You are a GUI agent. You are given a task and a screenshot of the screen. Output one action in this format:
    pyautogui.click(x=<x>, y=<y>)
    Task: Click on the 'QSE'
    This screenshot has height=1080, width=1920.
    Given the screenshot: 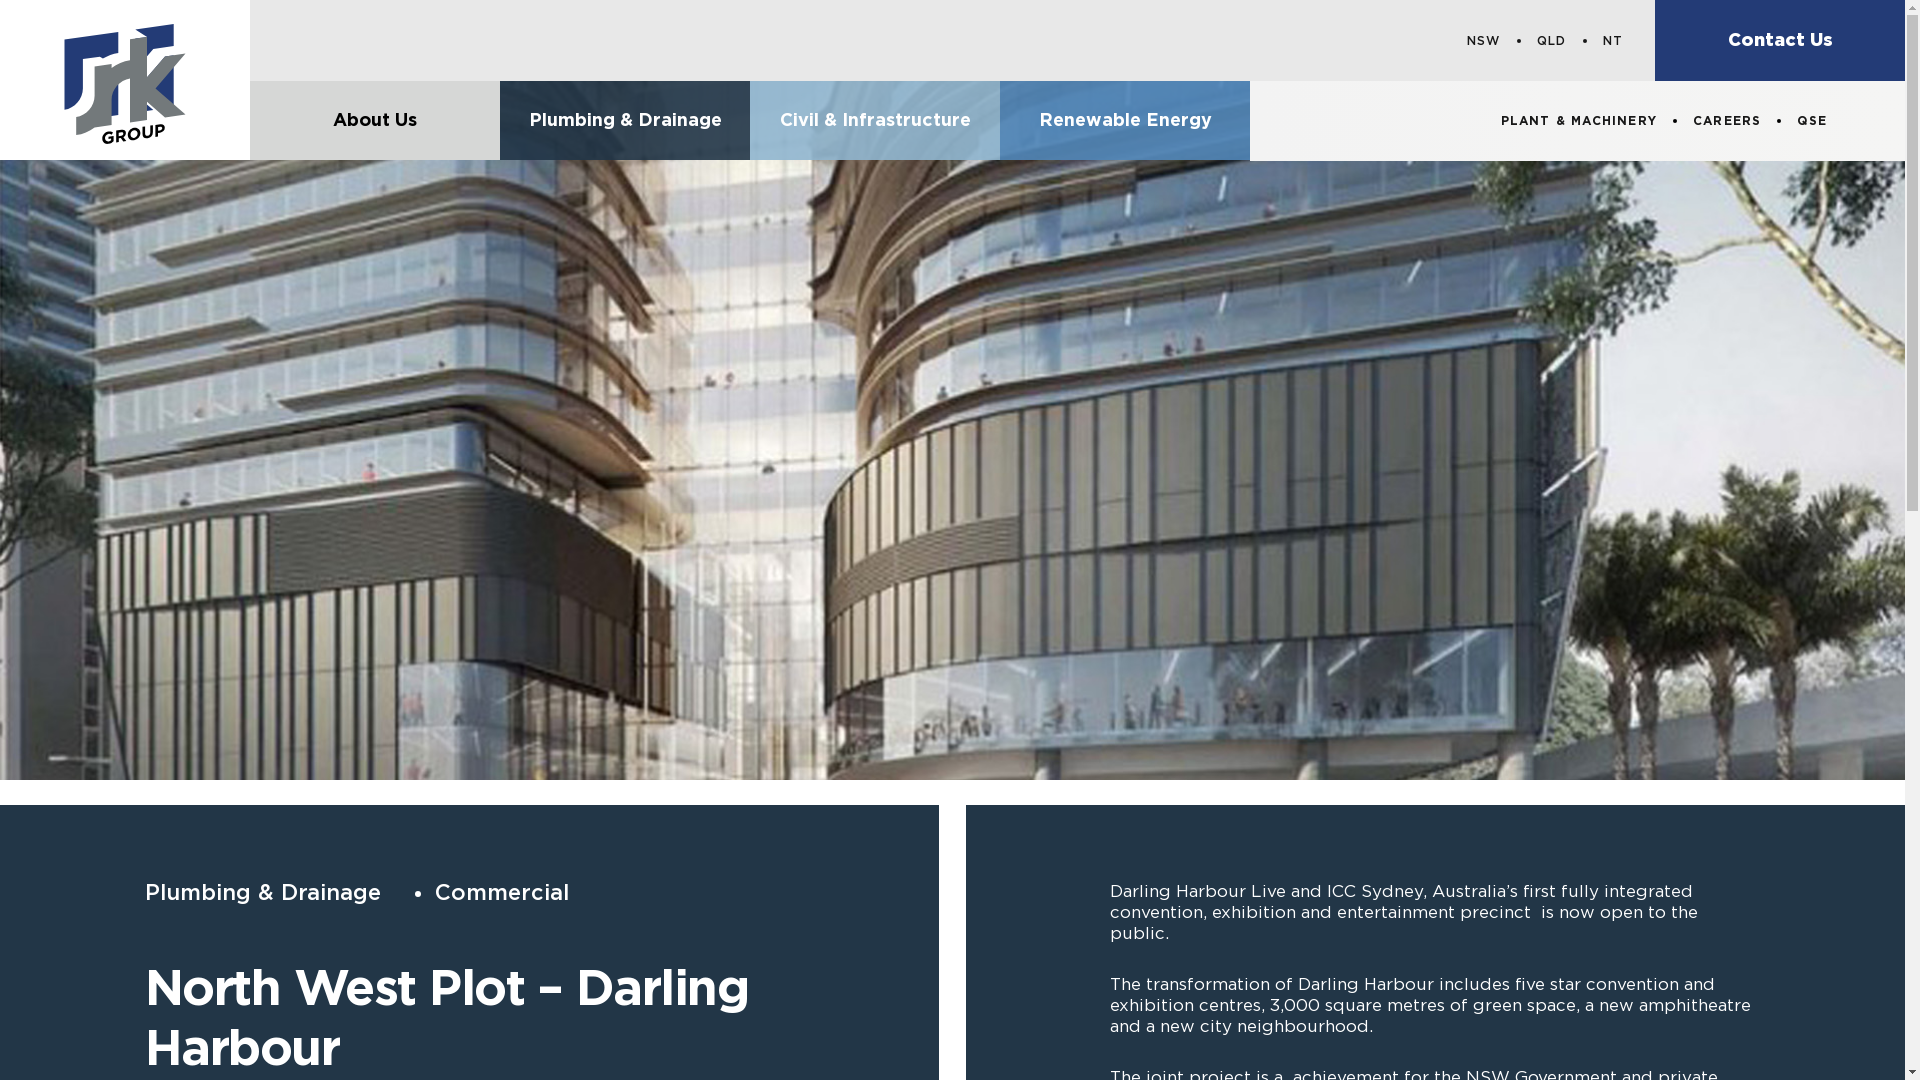 What is the action you would take?
    pyautogui.click(x=1811, y=120)
    